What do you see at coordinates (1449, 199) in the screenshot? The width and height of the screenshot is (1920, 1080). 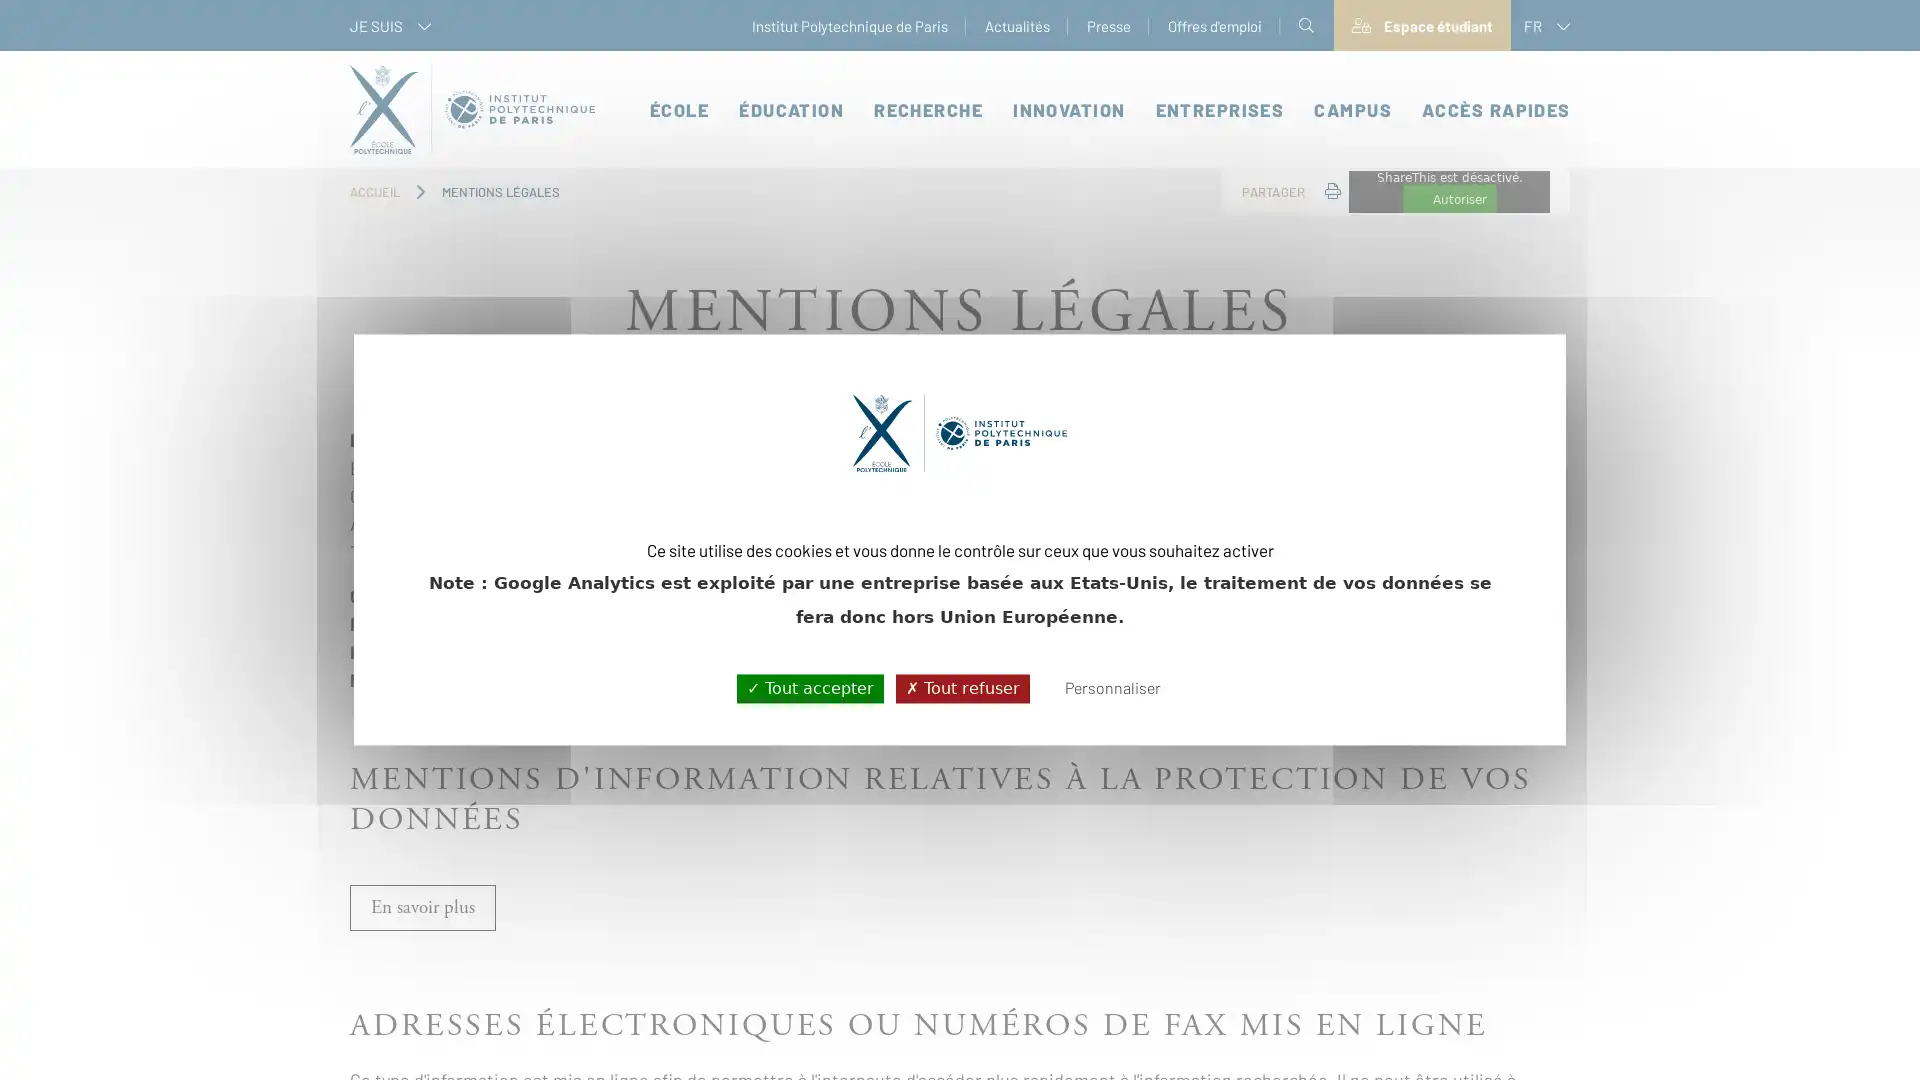 I see `Autoriser` at bounding box center [1449, 199].